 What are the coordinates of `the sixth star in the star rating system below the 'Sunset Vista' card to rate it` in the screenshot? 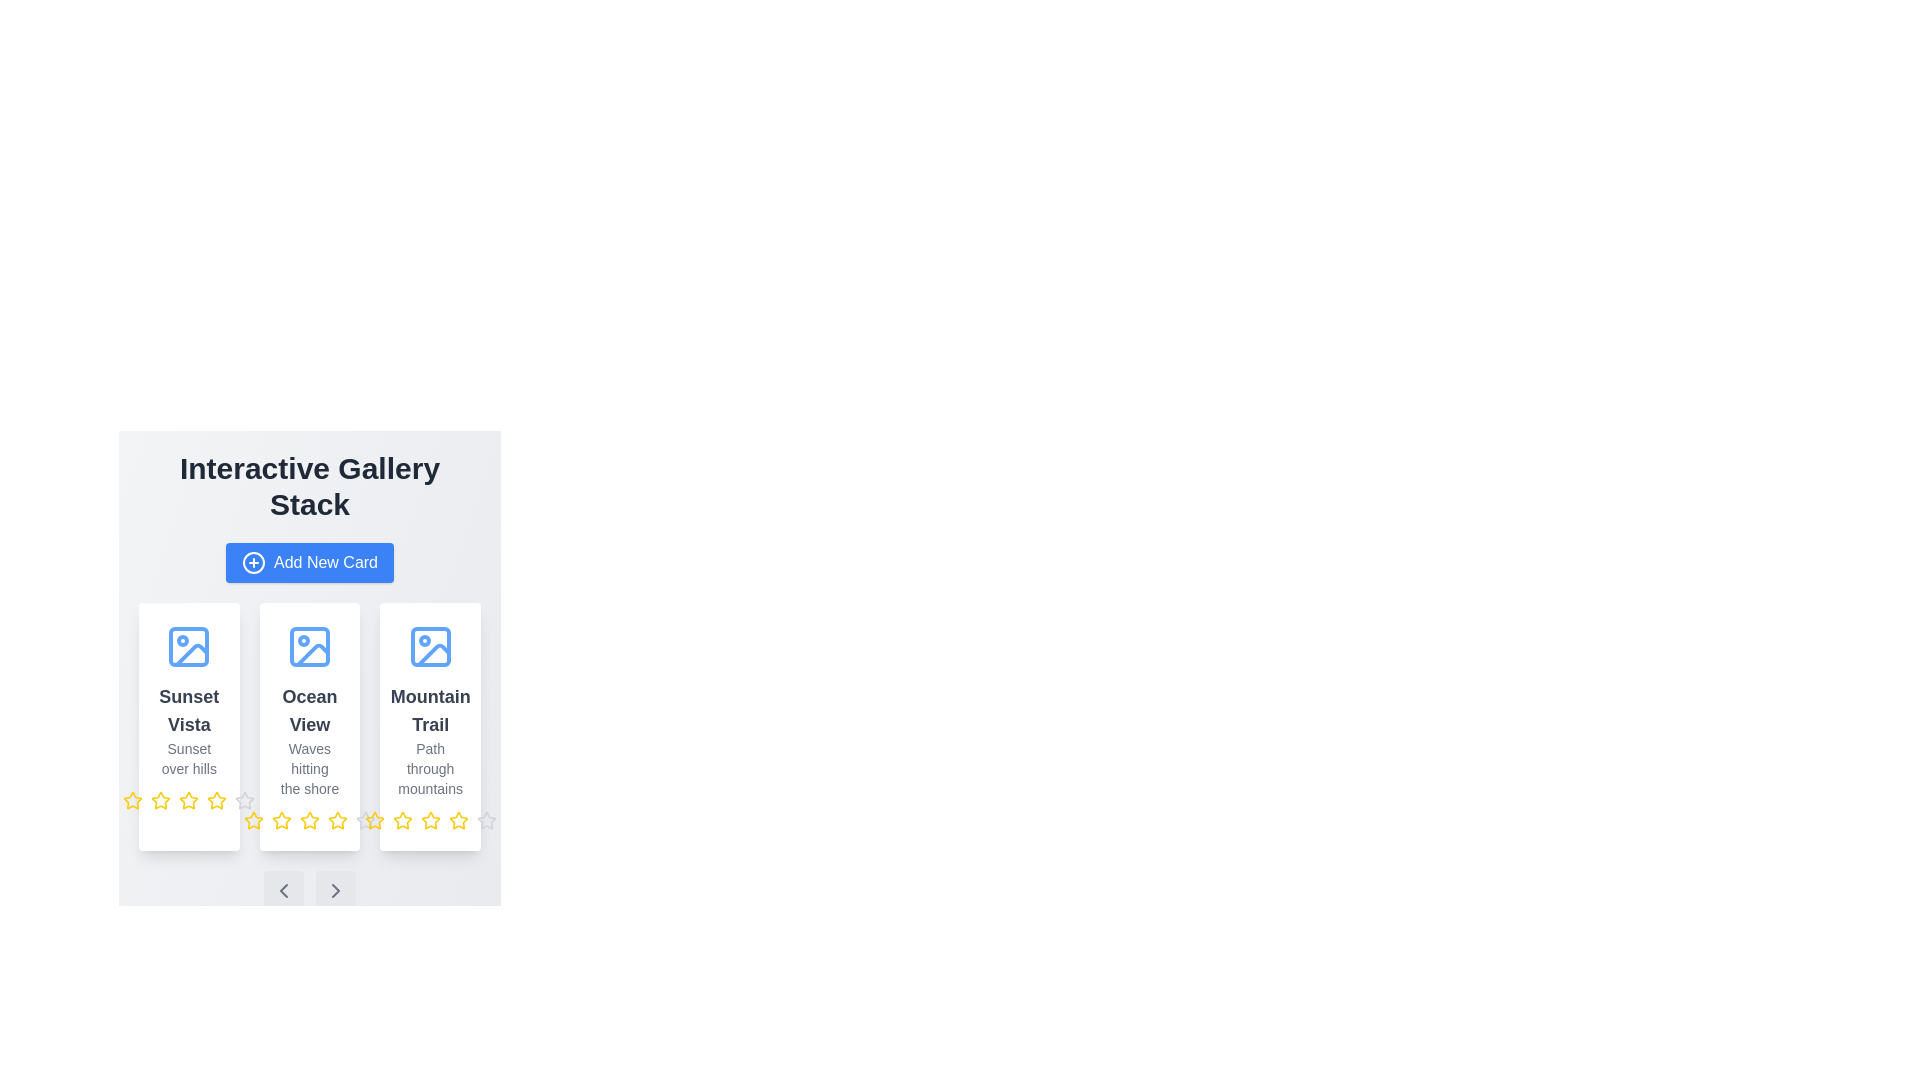 It's located at (217, 800).